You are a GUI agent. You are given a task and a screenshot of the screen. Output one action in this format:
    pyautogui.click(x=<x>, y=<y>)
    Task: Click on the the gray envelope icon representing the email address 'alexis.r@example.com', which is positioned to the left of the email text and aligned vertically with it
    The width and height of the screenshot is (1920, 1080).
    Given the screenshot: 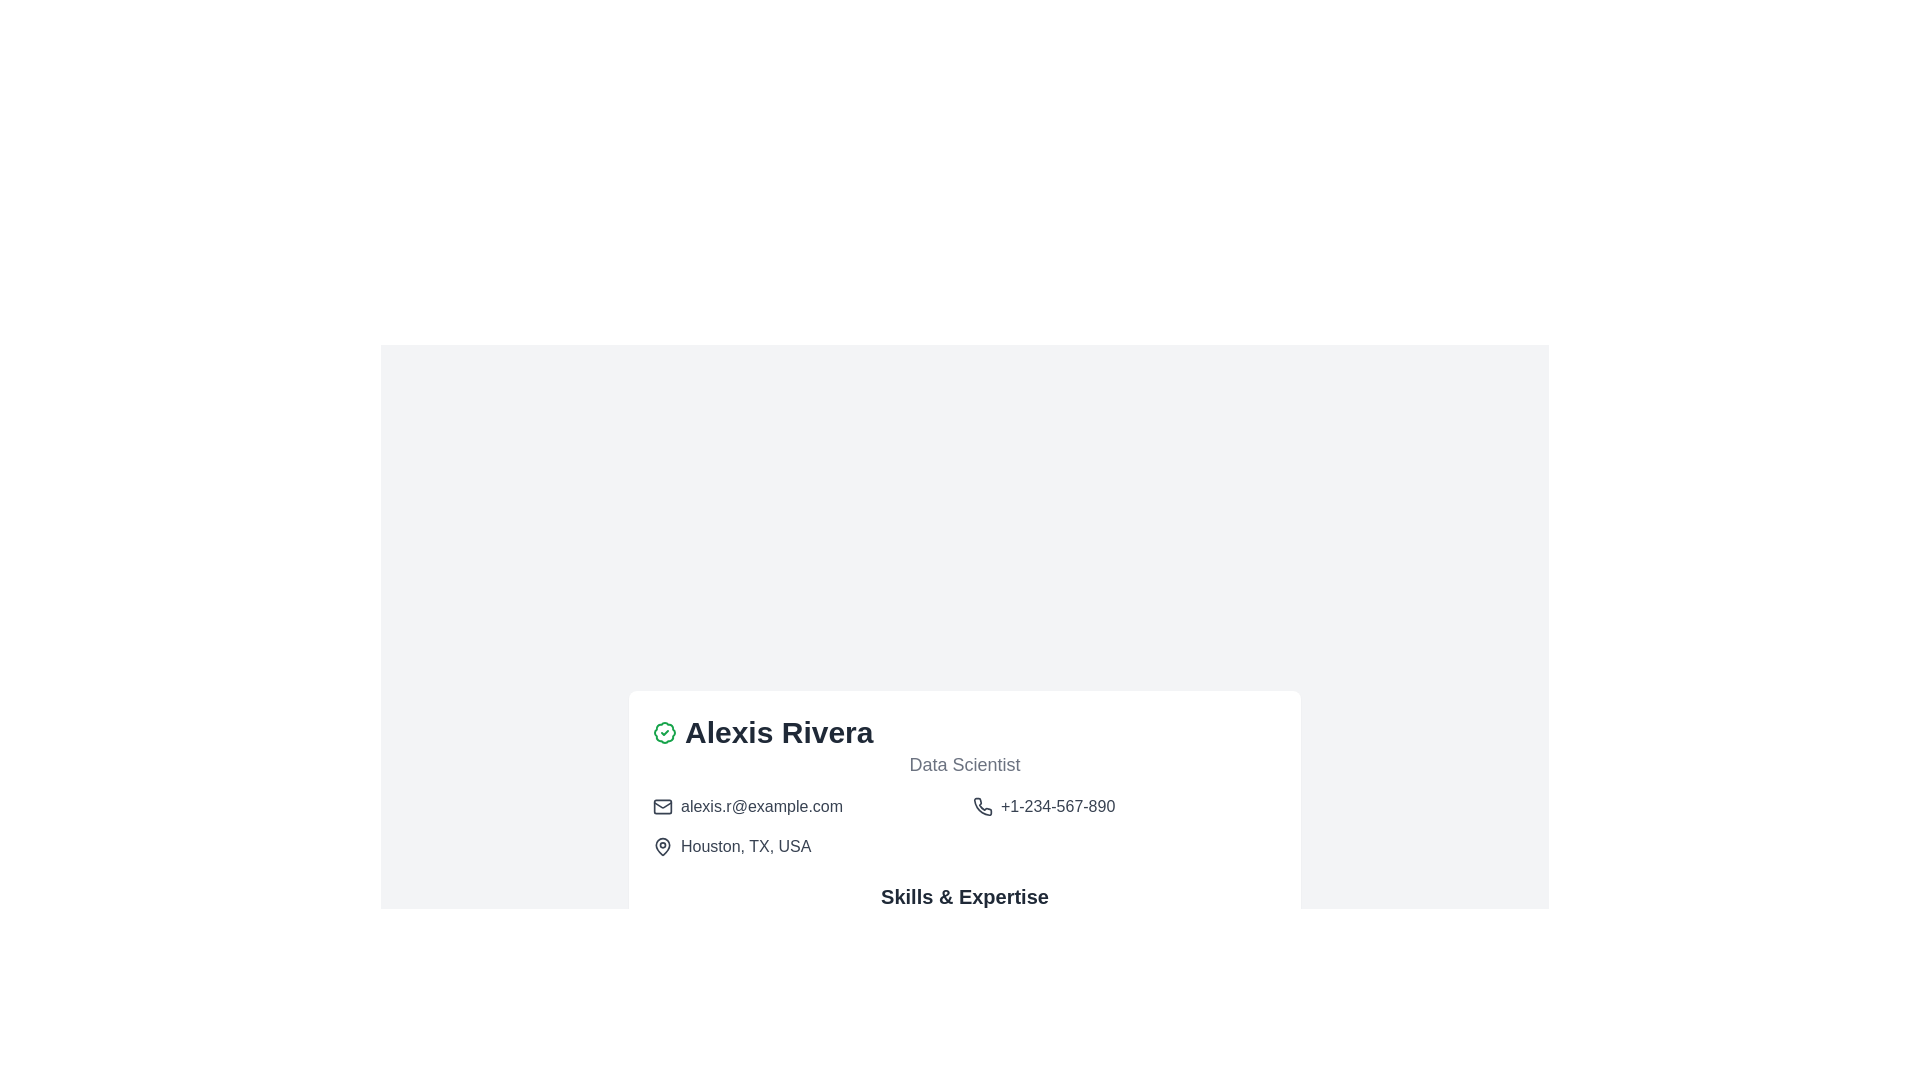 What is the action you would take?
    pyautogui.click(x=662, y=805)
    